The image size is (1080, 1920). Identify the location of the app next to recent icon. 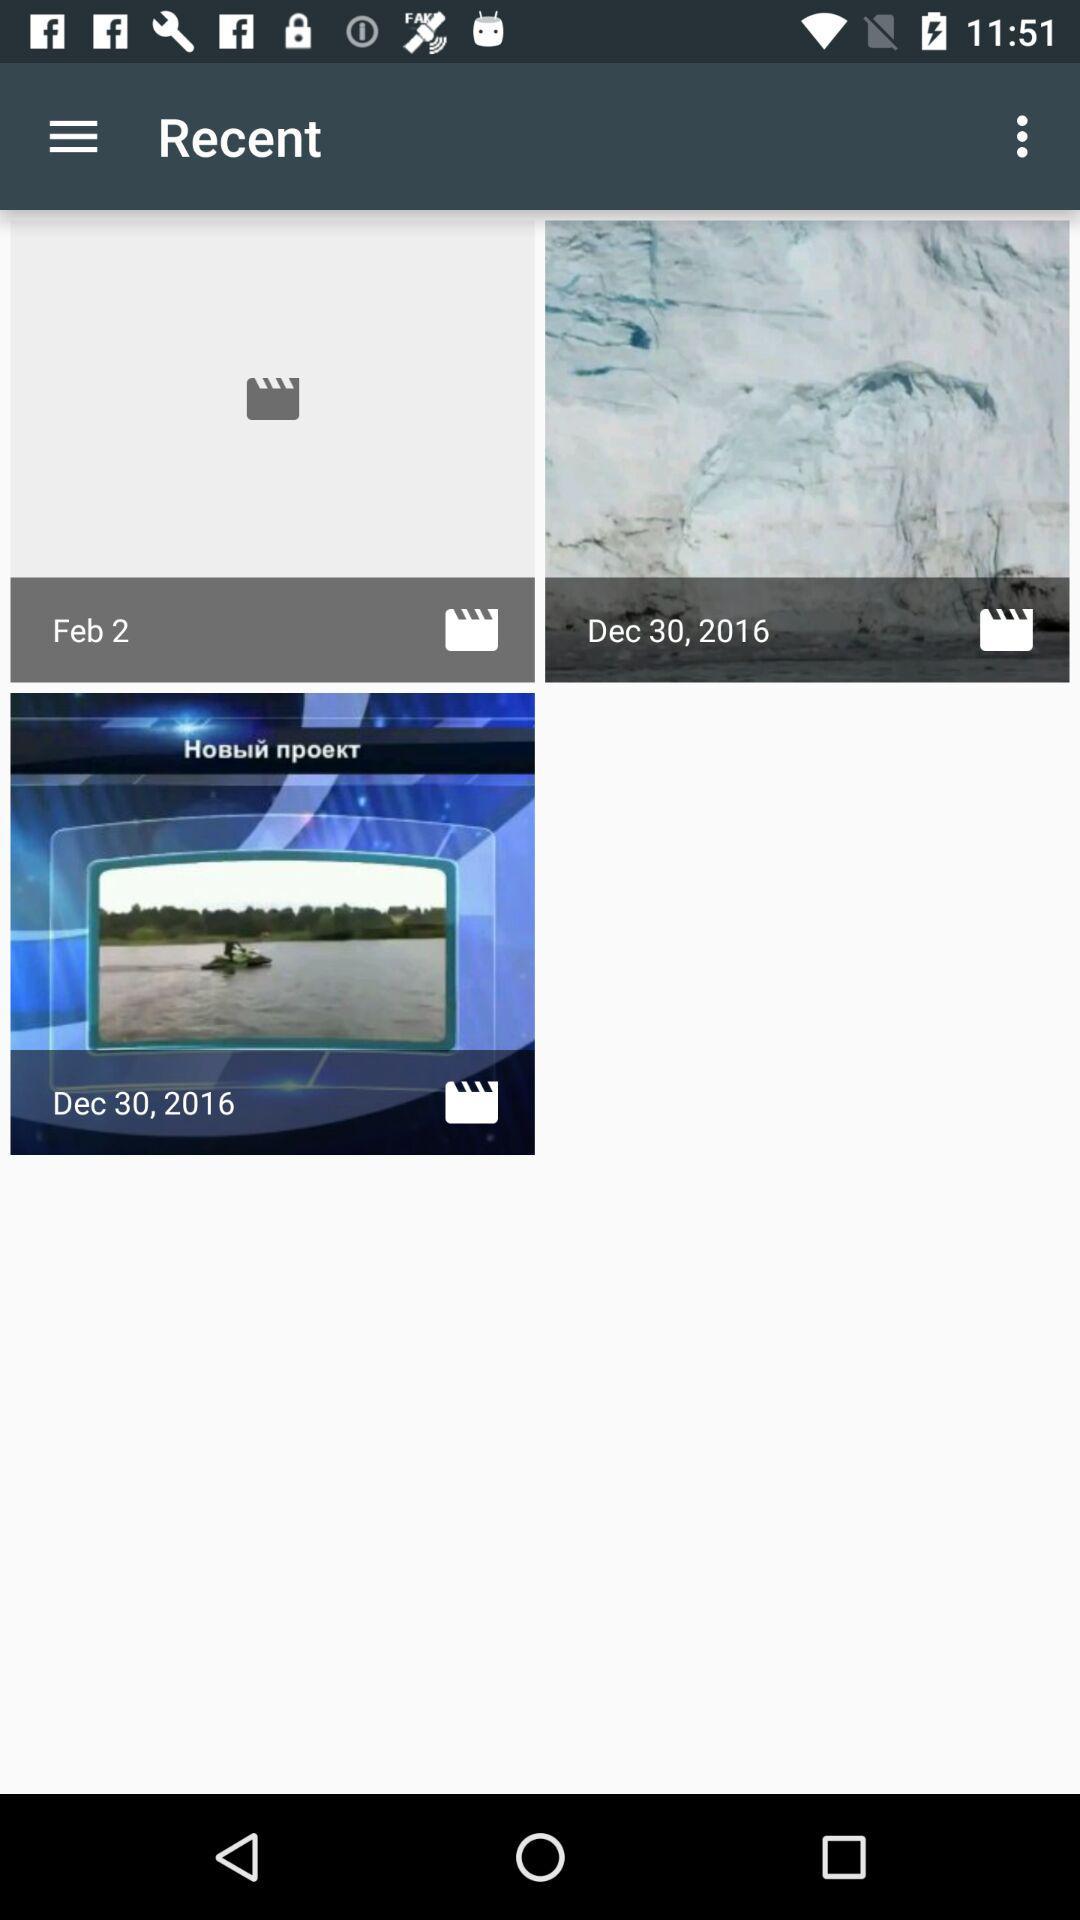
(1027, 135).